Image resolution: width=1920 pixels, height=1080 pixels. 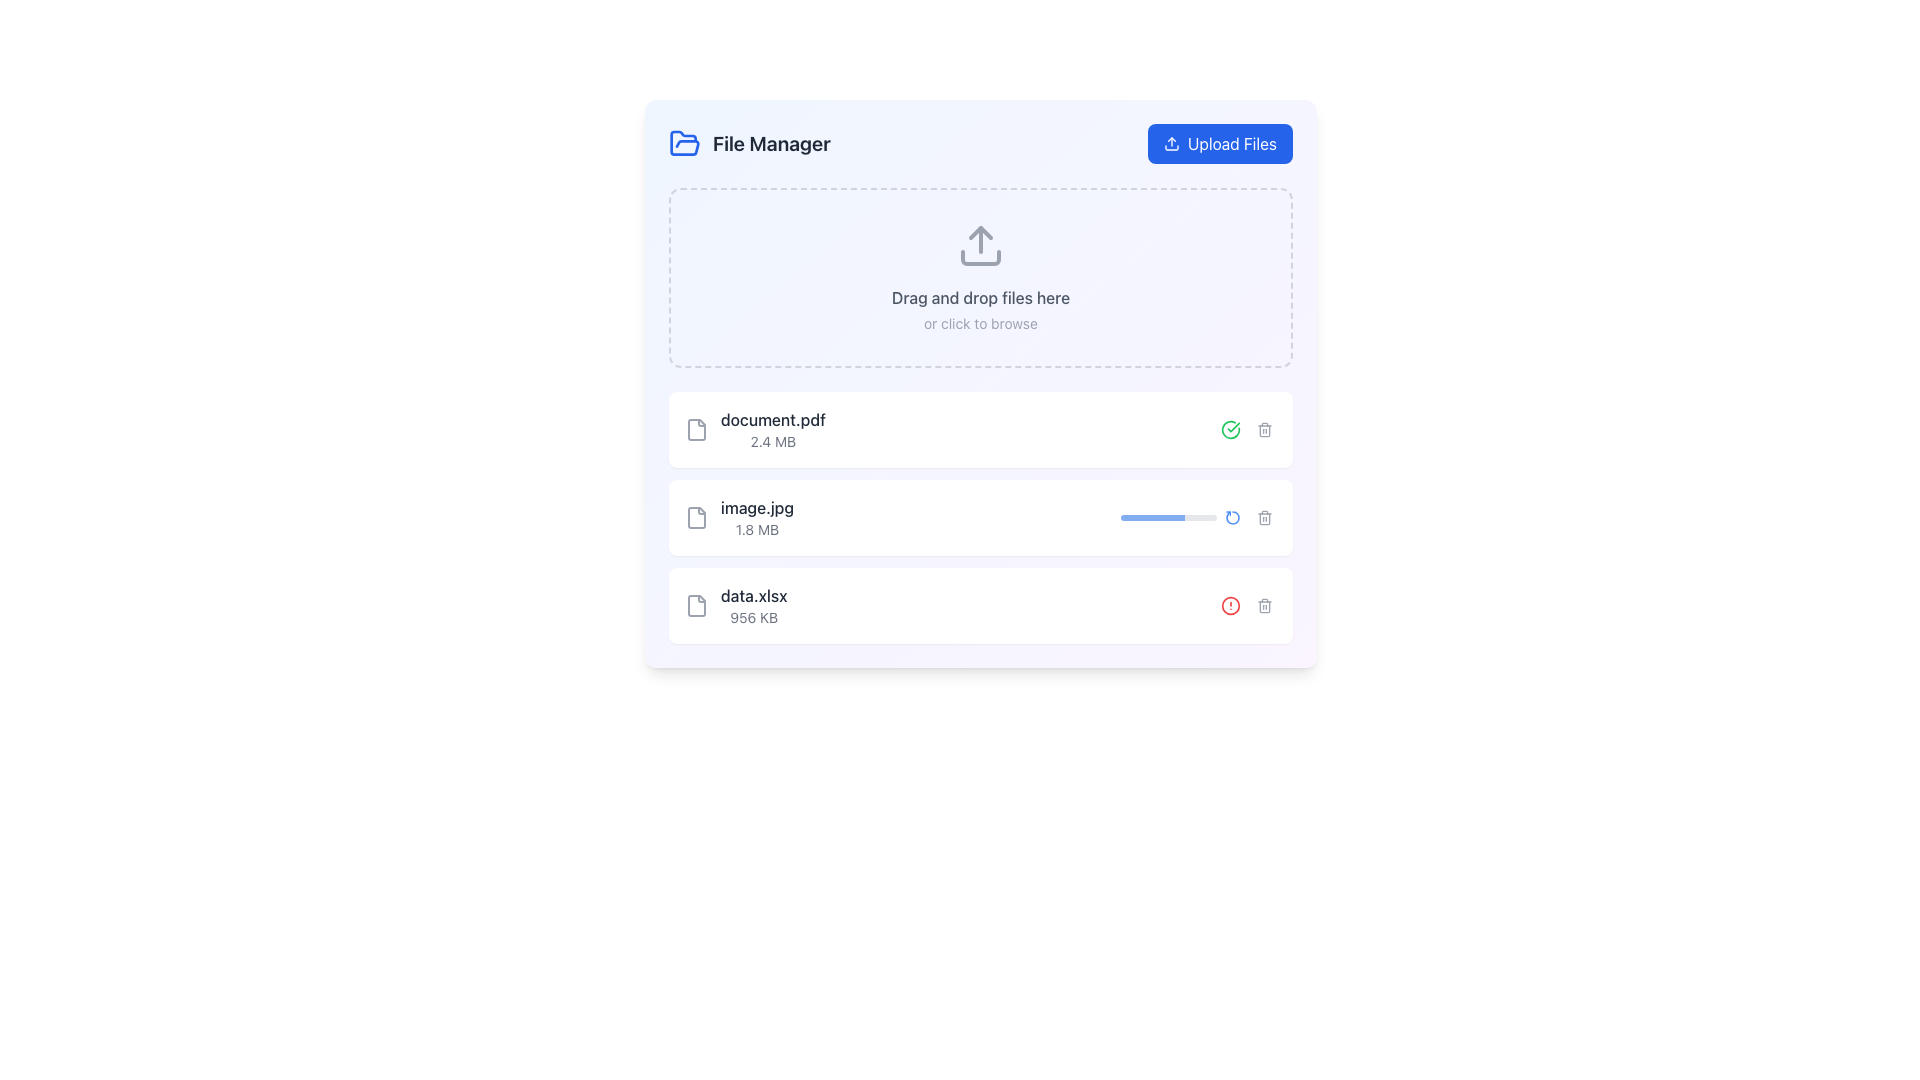 I want to click on the circular green icon representing the upload status of a file, located on the right-hand side of the second row in the file list, so click(x=1229, y=428).